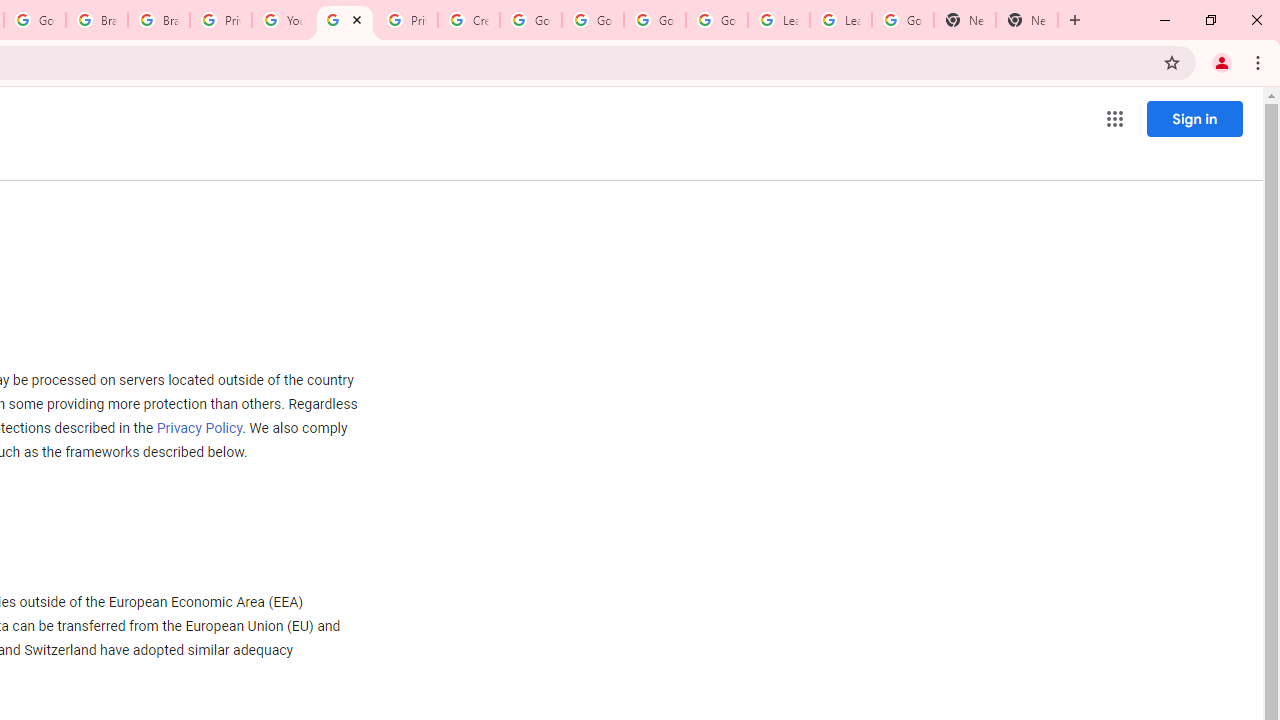 Image resolution: width=1280 pixels, height=720 pixels. What do you see at coordinates (1027, 20) in the screenshot?
I see `'New Tab'` at bounding box center [1027, 20].